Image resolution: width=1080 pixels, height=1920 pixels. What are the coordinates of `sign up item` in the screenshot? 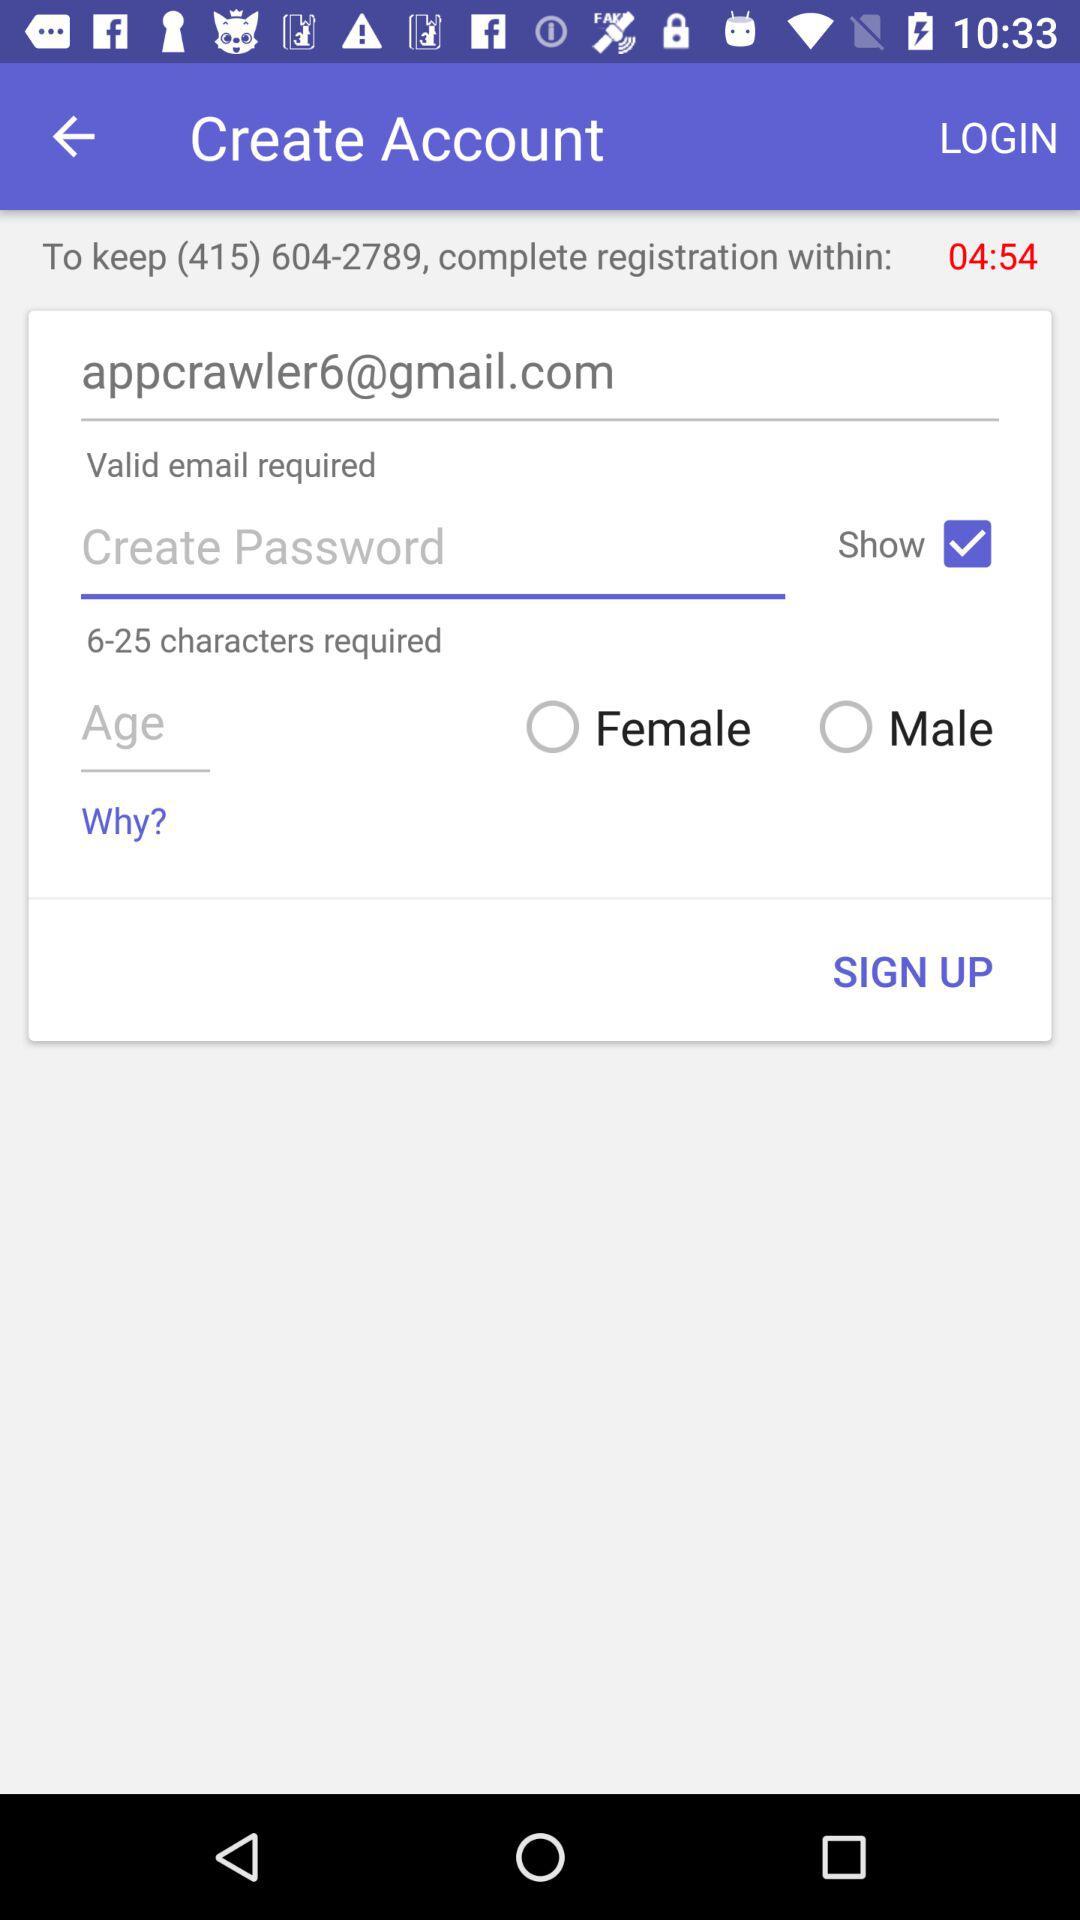 It's located at (913, 970).